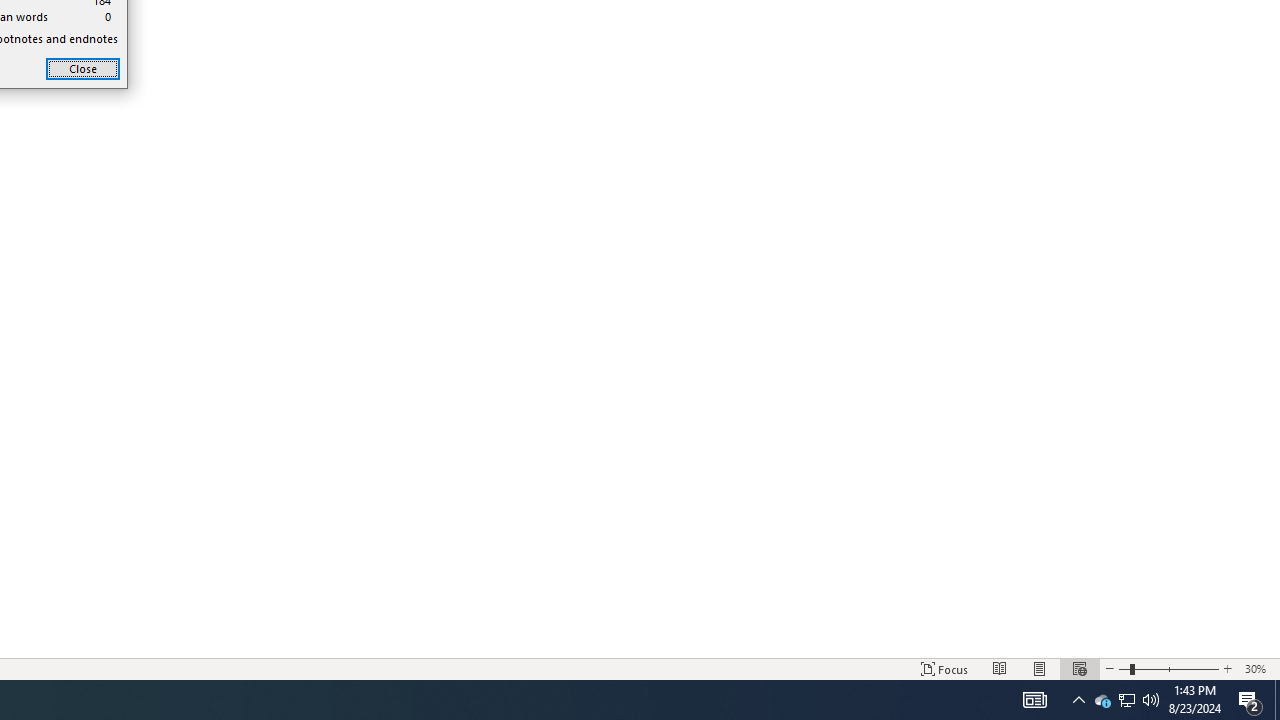  Describe the element at coordinates (1034, 698) in the screenshot. I see `'AutomationID: 4105'` at that location.